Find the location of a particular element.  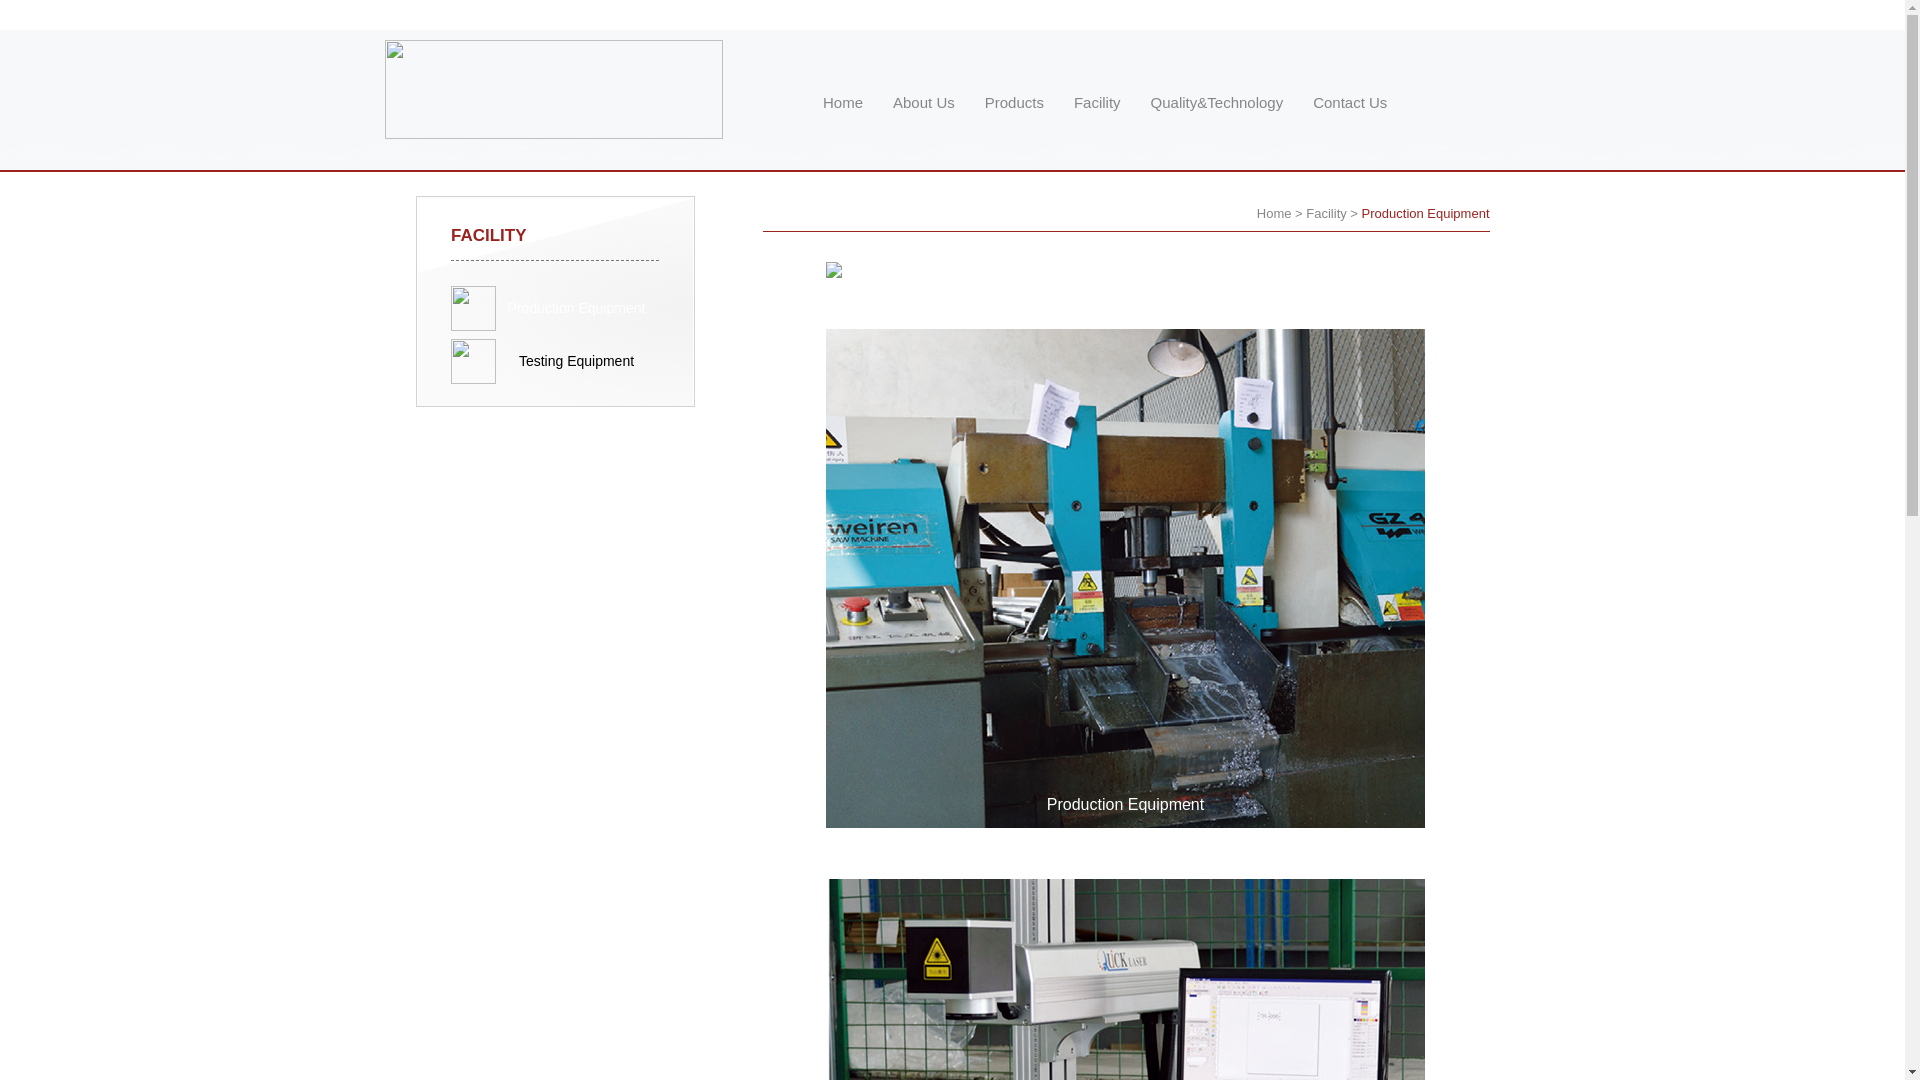

'About Us' is located at coordinates (922, 102).